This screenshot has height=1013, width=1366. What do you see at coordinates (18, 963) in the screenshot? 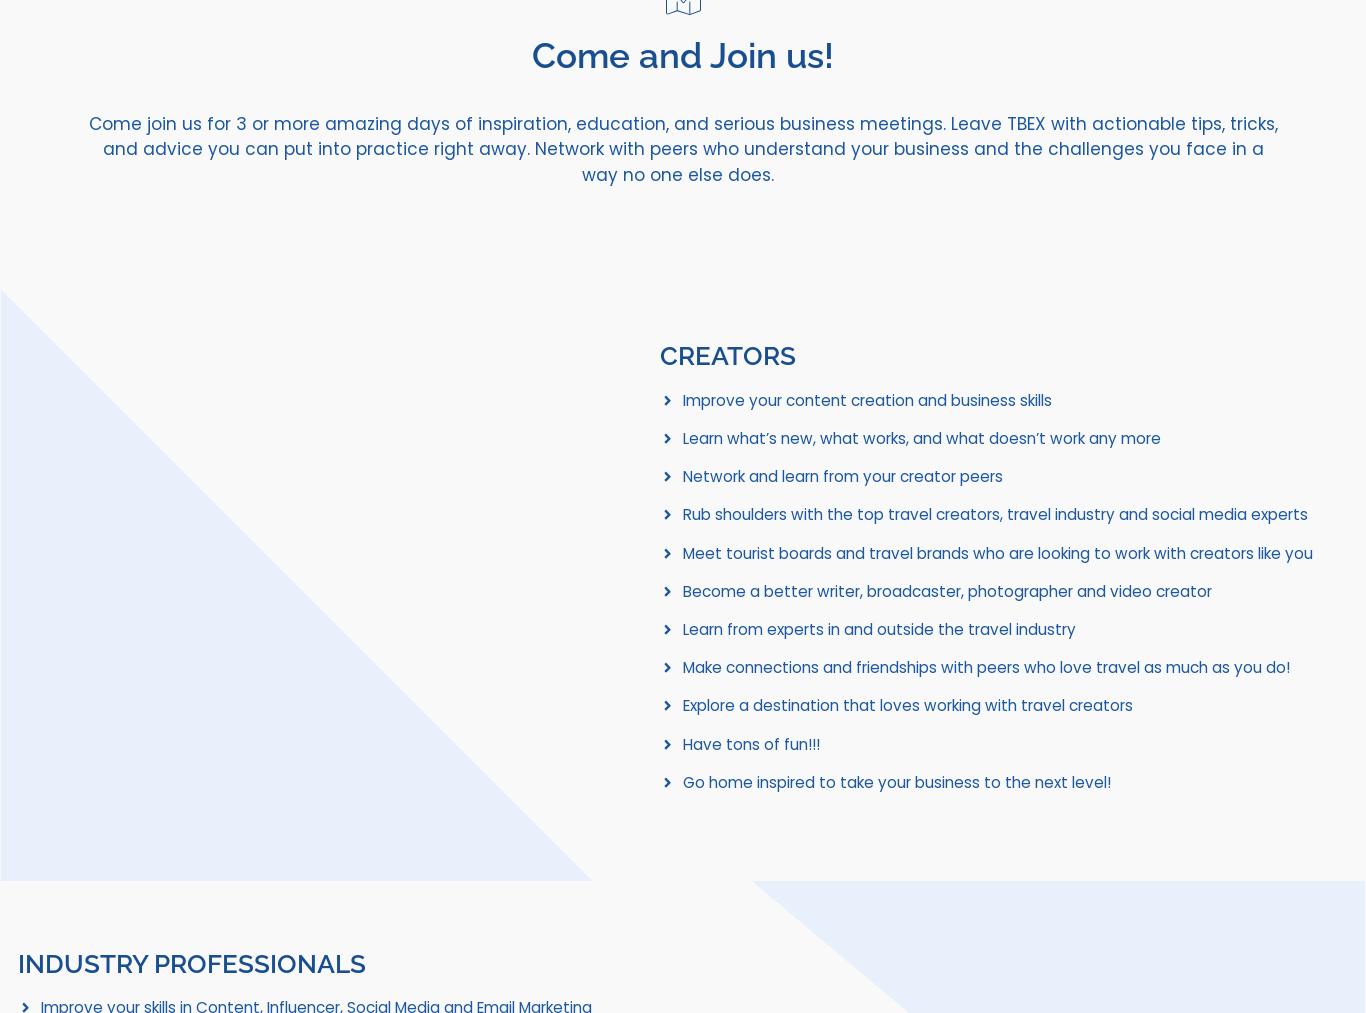
I see `'Industry Professionals'` at bounding box center [18, 963].